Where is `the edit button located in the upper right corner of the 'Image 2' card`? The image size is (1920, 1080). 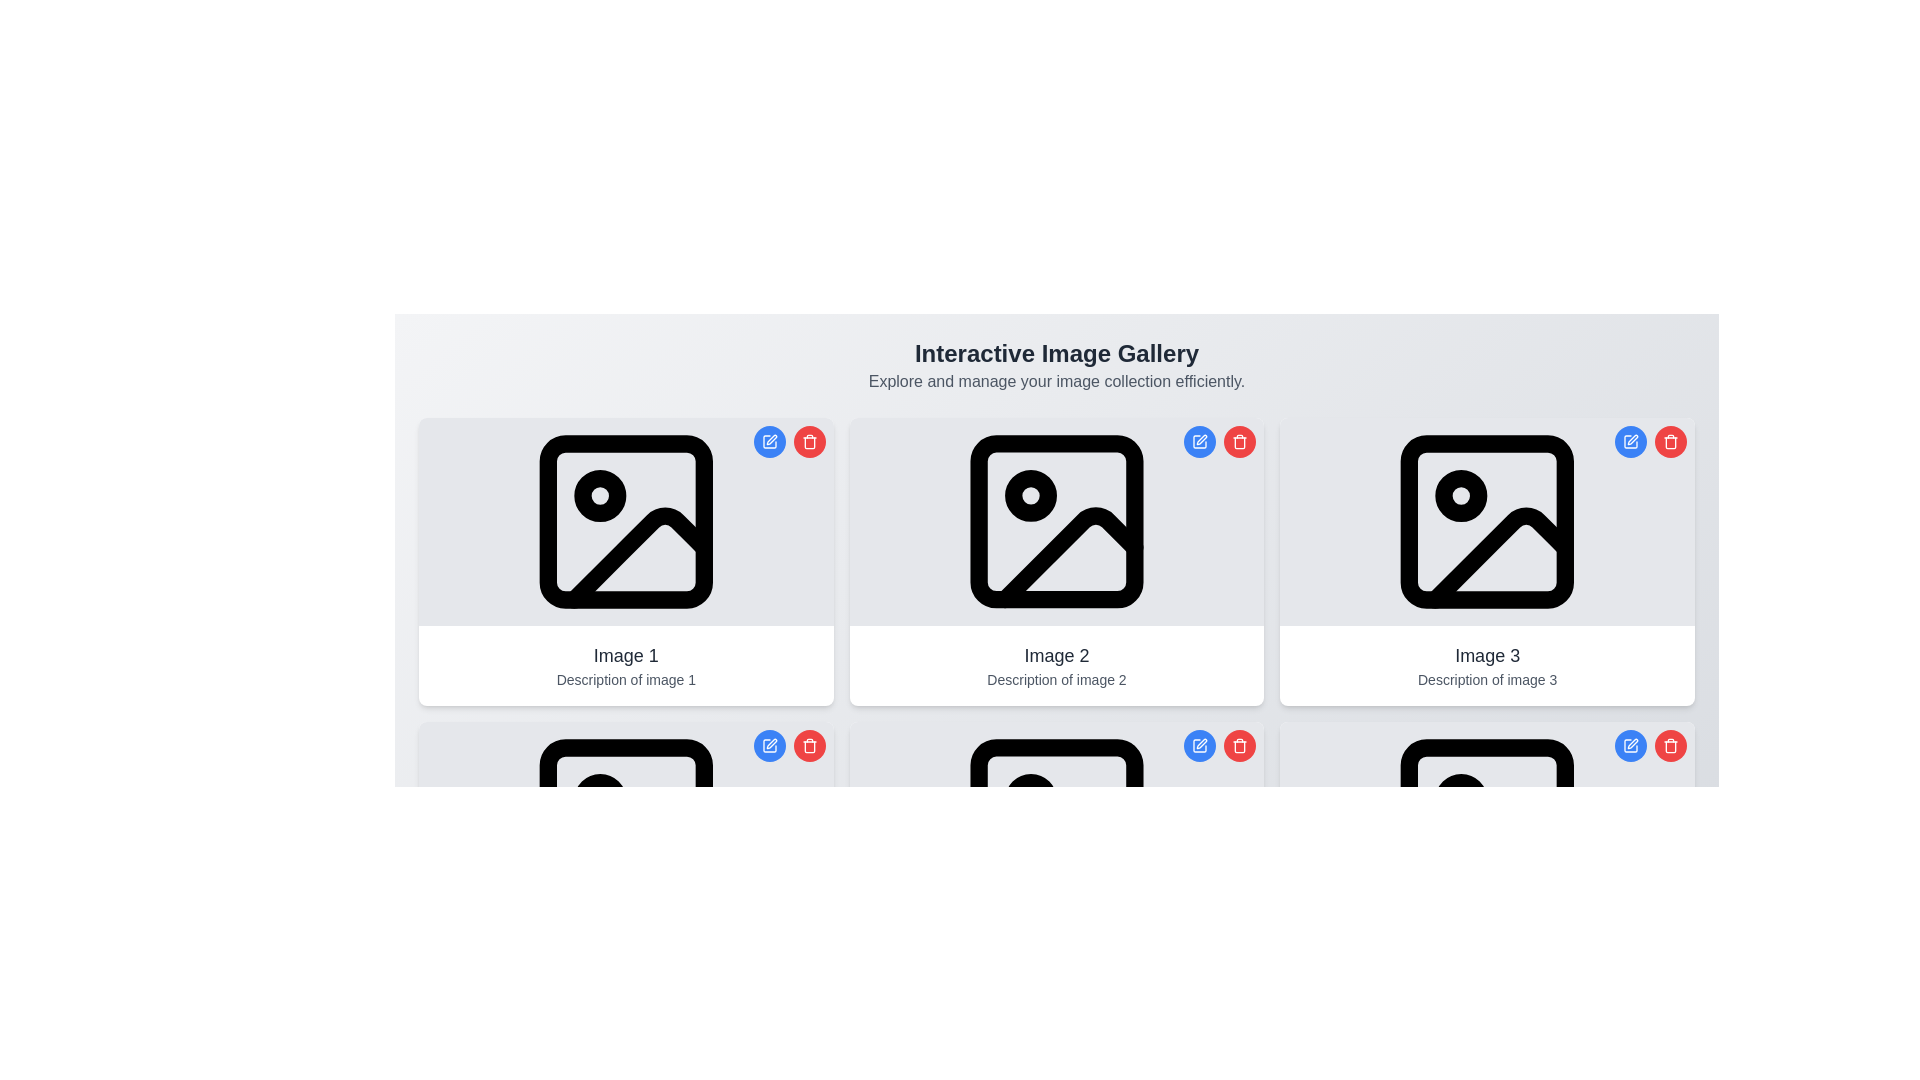 the edit button located in the upper right corner of the 'Image 2' card is located at coordinates (768, 745).